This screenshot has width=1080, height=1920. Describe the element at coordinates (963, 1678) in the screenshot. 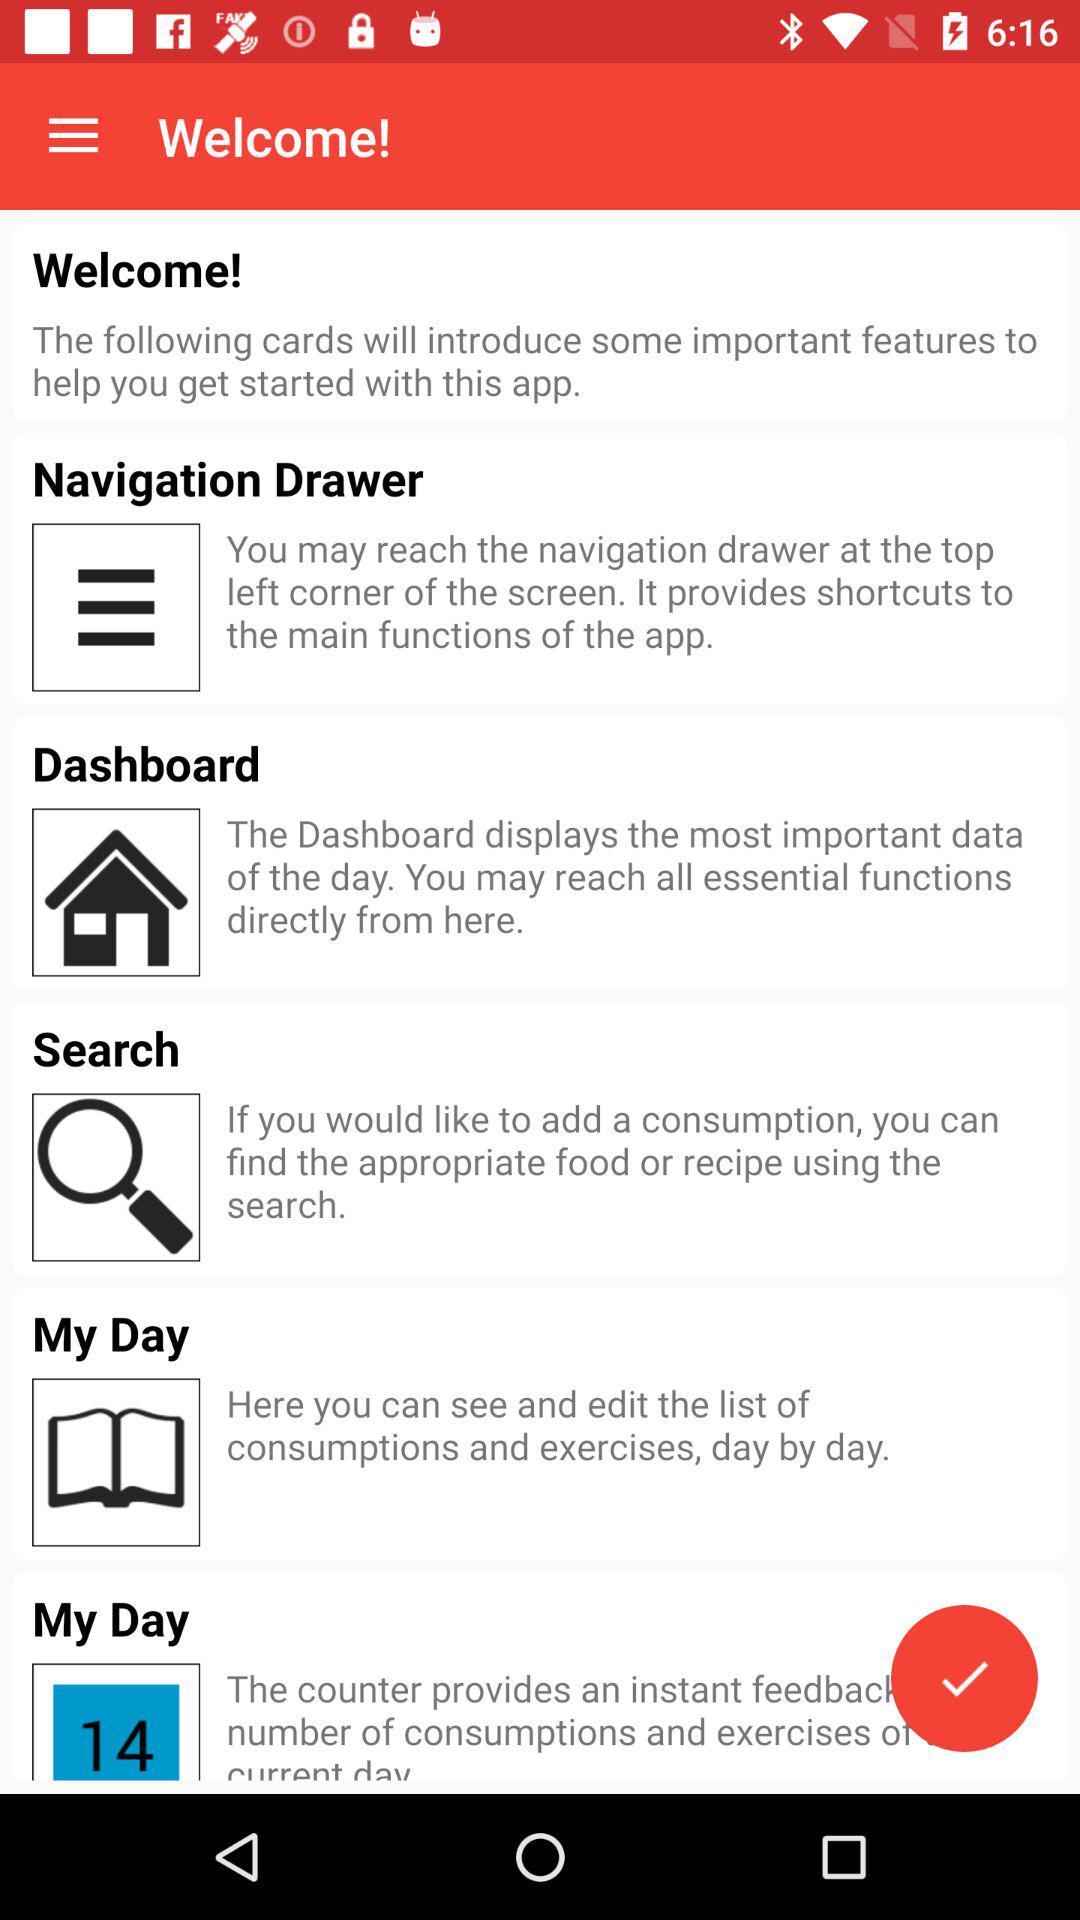

I see `icon at the bottom right corner` at that location.